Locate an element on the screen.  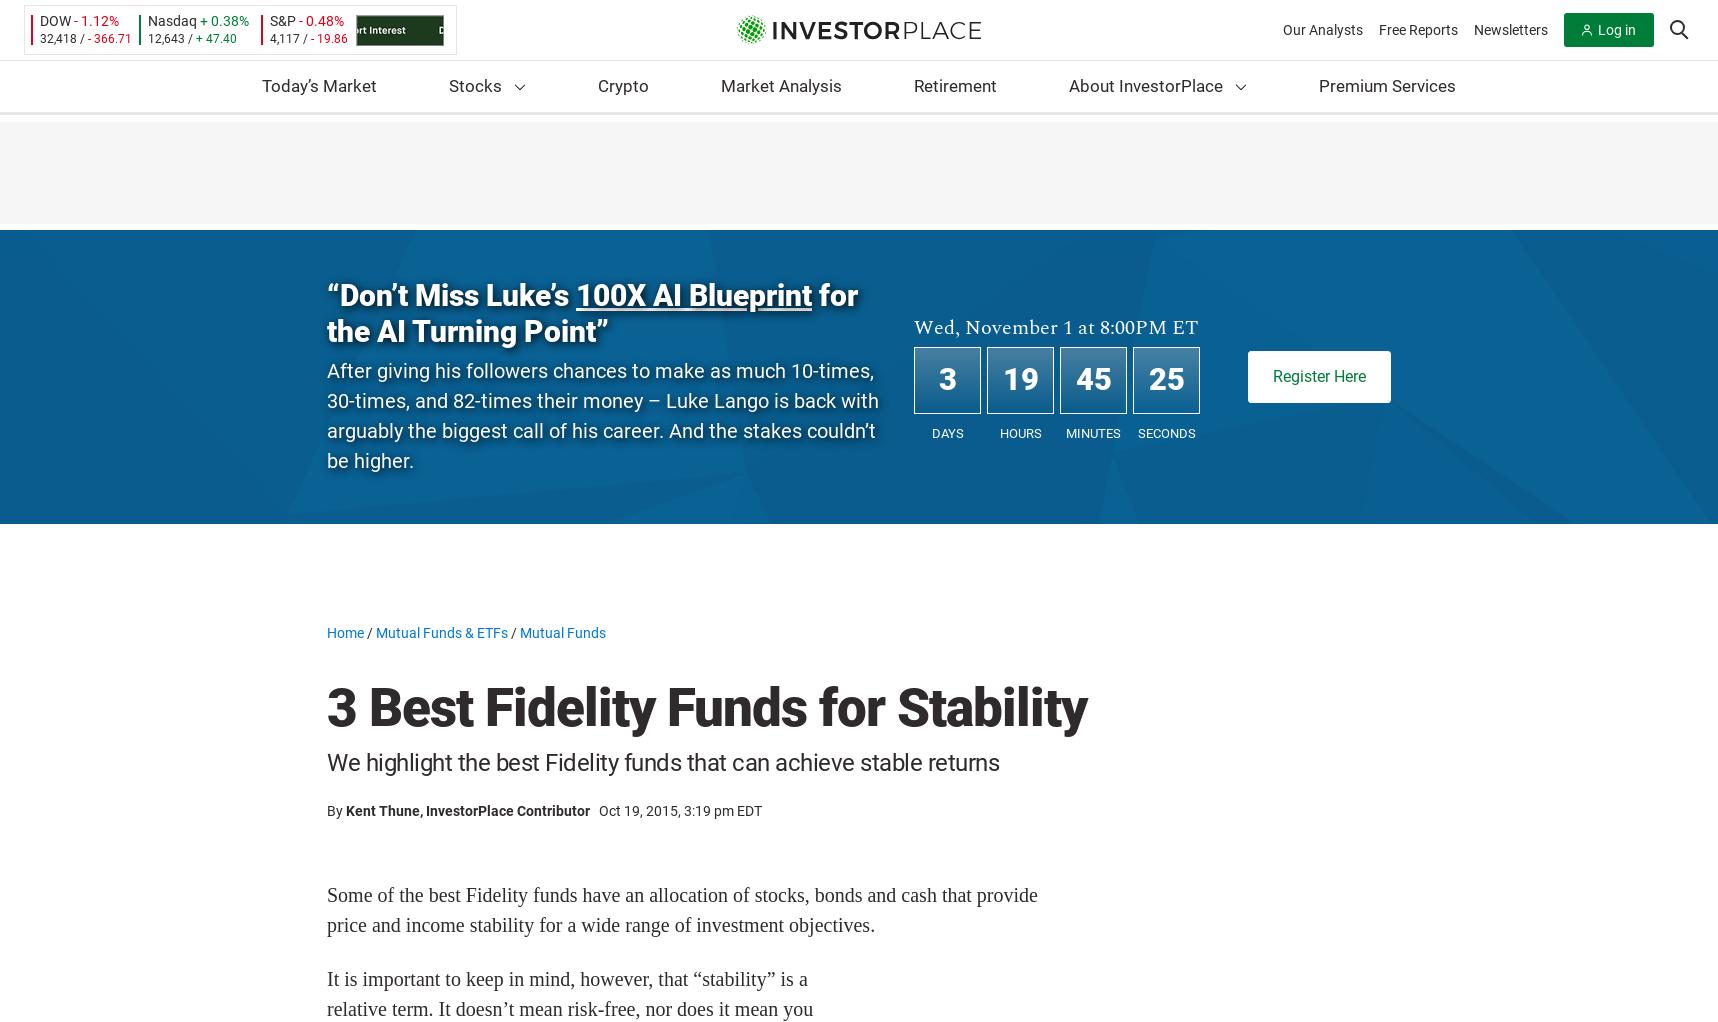
'Penny Stocks' is located at coordinates (812, 340).